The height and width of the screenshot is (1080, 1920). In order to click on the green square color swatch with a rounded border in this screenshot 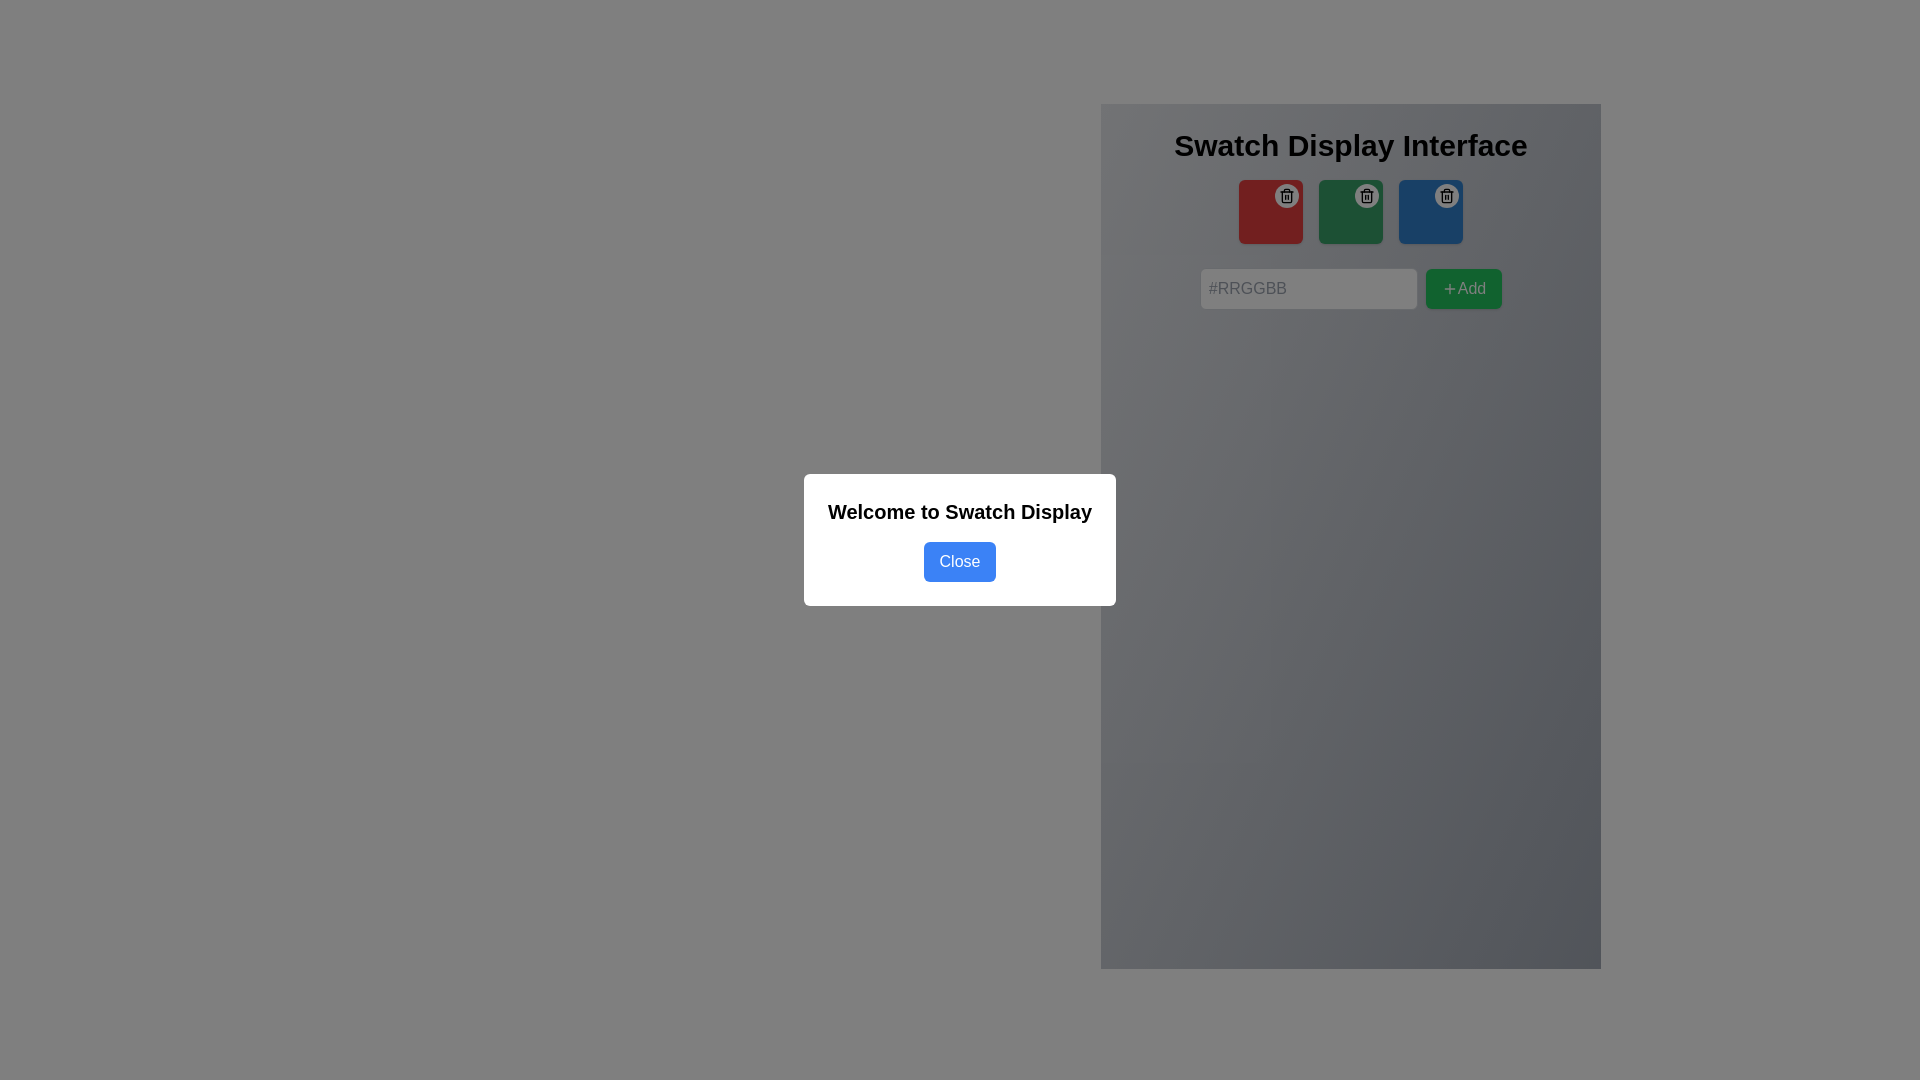, I will do `click(1350, 212)`.